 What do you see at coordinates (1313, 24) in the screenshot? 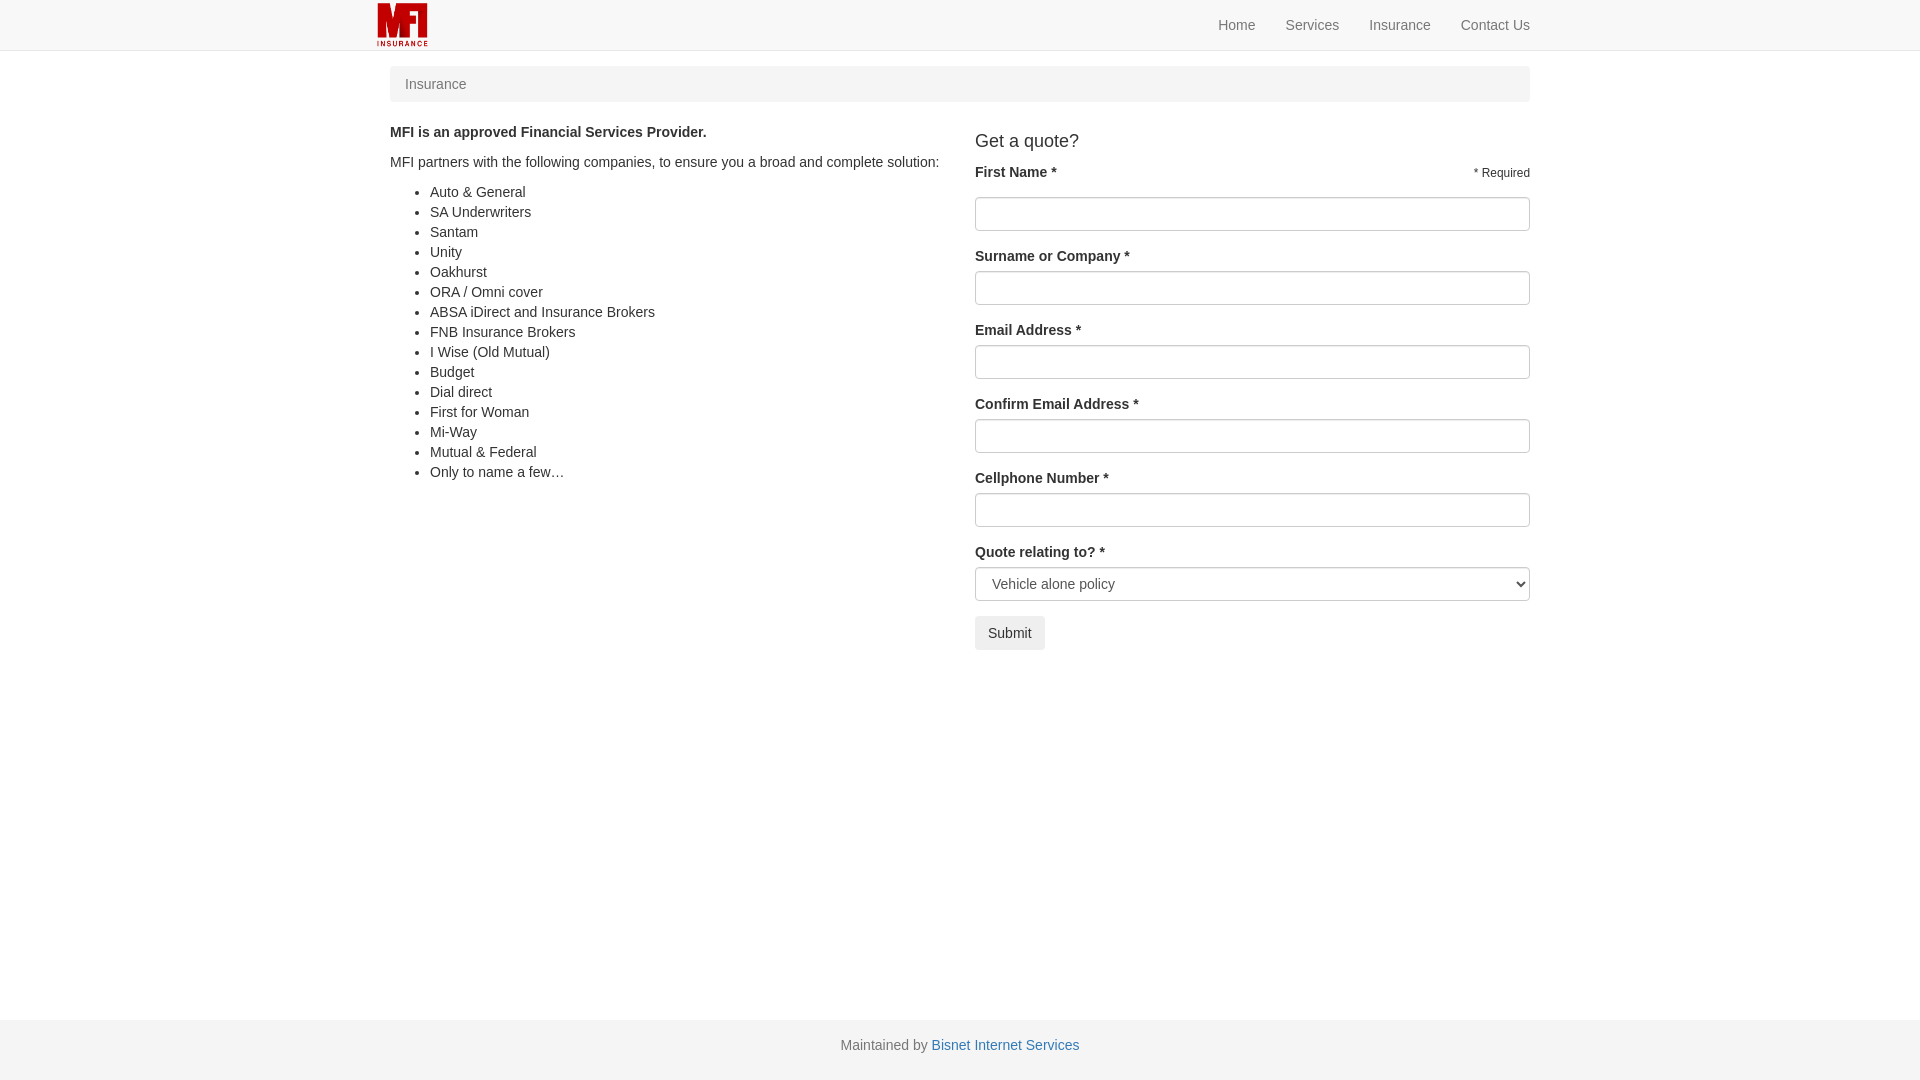
I see `'Services'` at bounding box center [1313, 24].